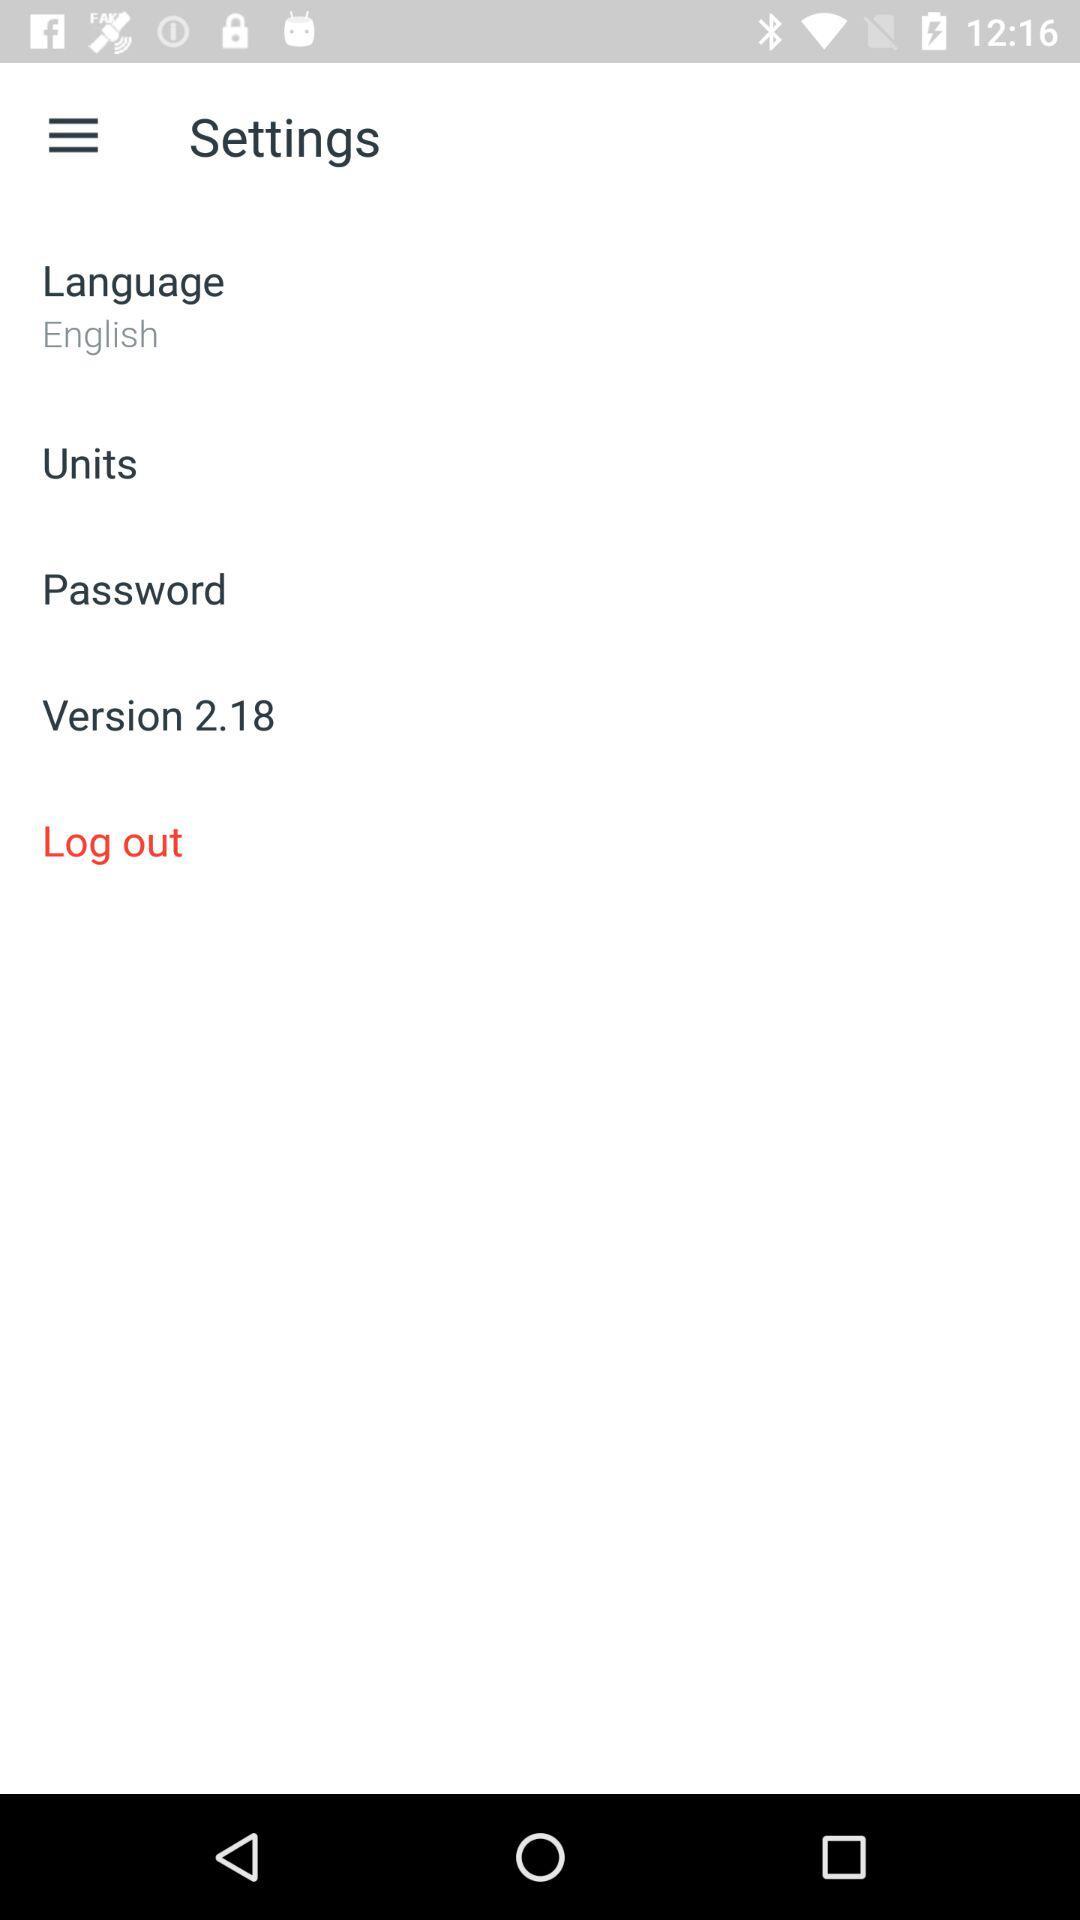  What do you see at coordinates (540, 714) in the screenshot?
I see `the icon above log out` at bounding box center [540, 714].